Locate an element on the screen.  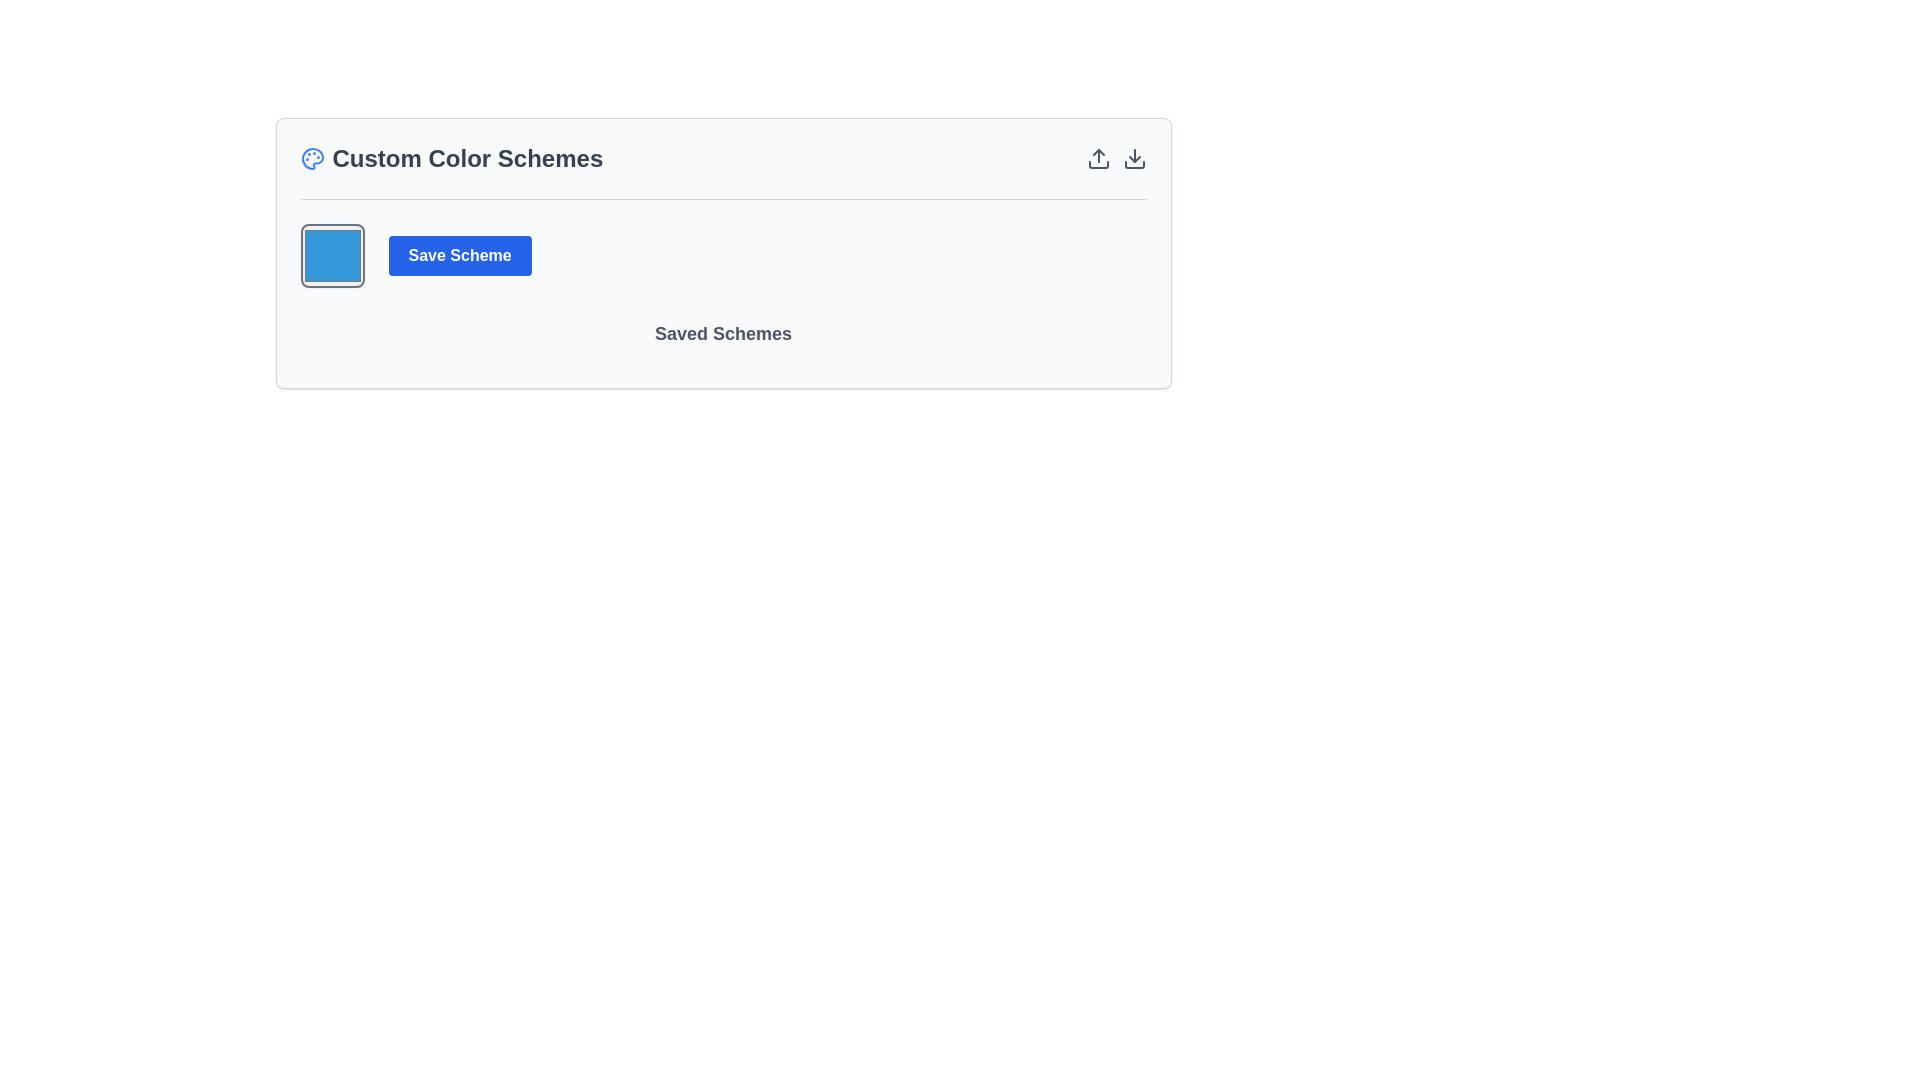
the download icon located to the far right of the 'Custom Color Schemes' title in the horizontal toolbar to initiate an export action is located at coordinates (1115, 157).